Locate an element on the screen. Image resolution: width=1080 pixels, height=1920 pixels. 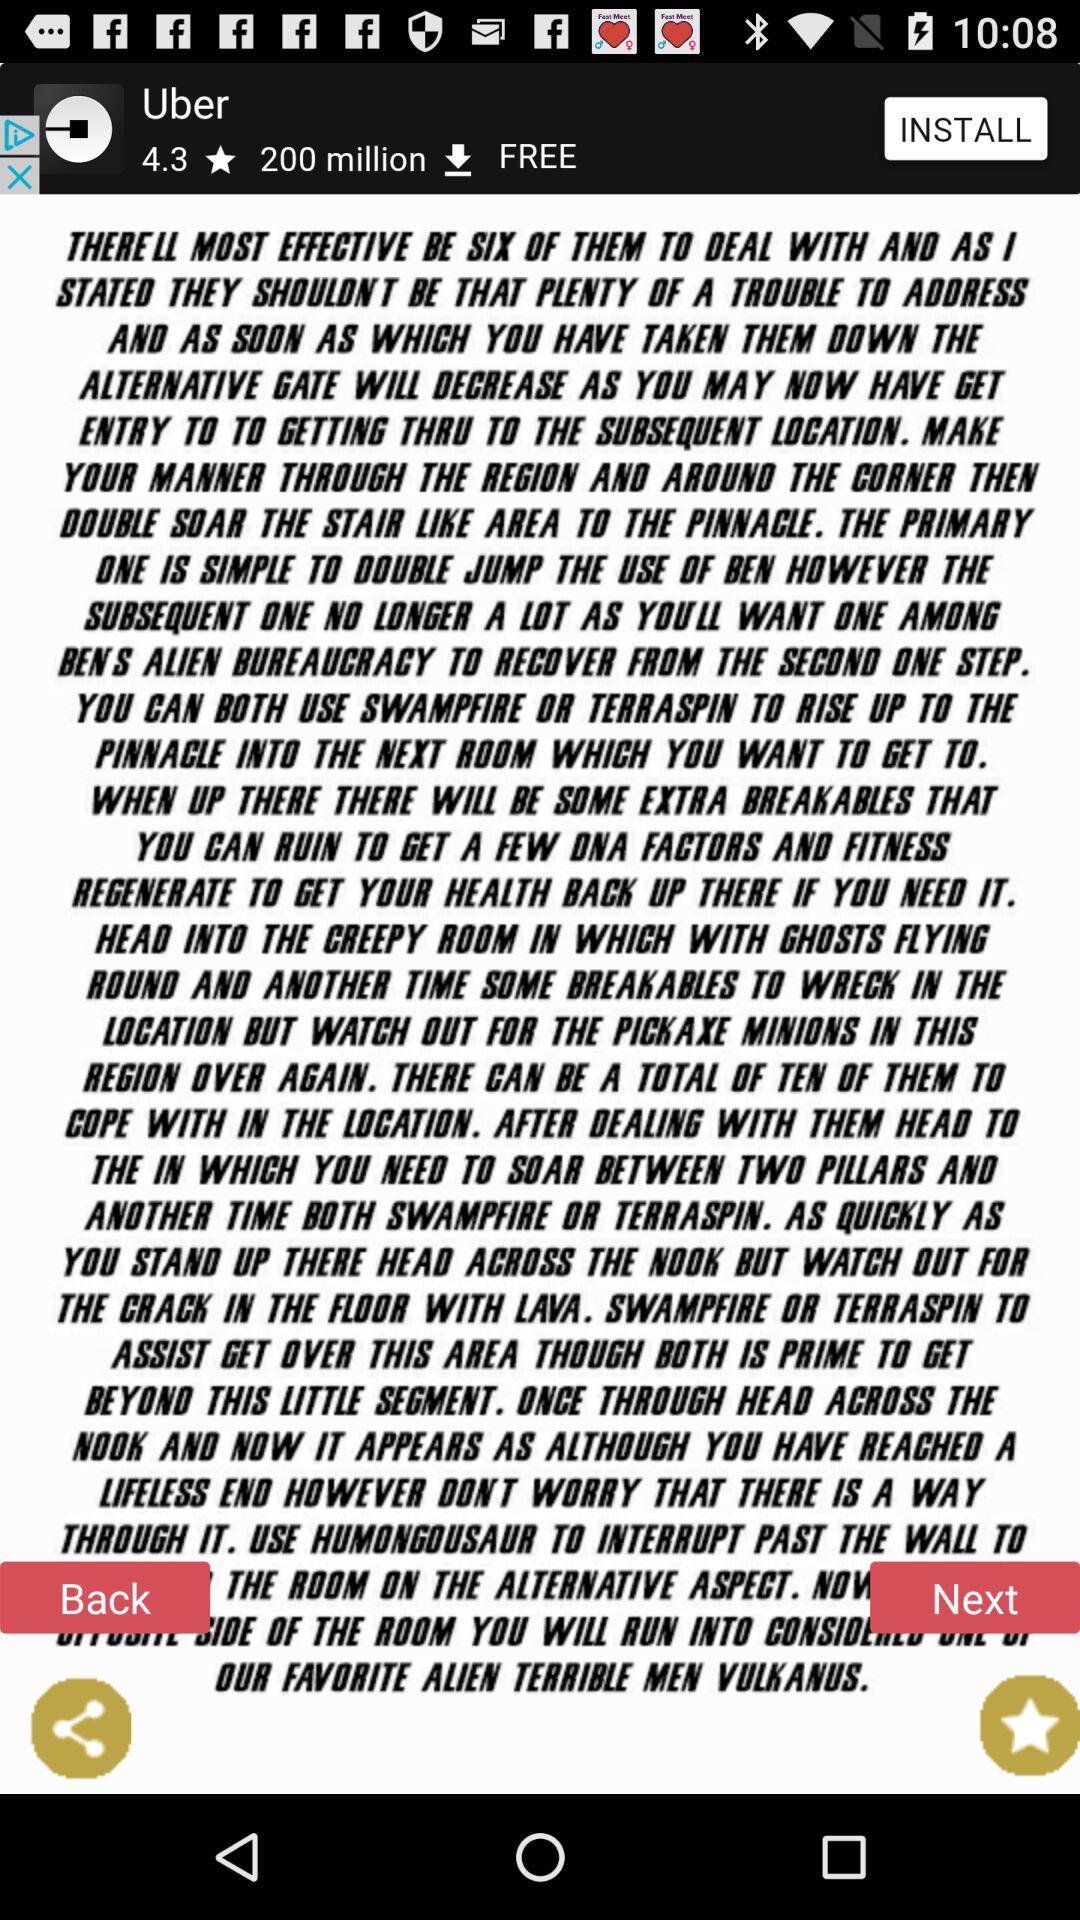
back is located at coordinates (104, 1596).